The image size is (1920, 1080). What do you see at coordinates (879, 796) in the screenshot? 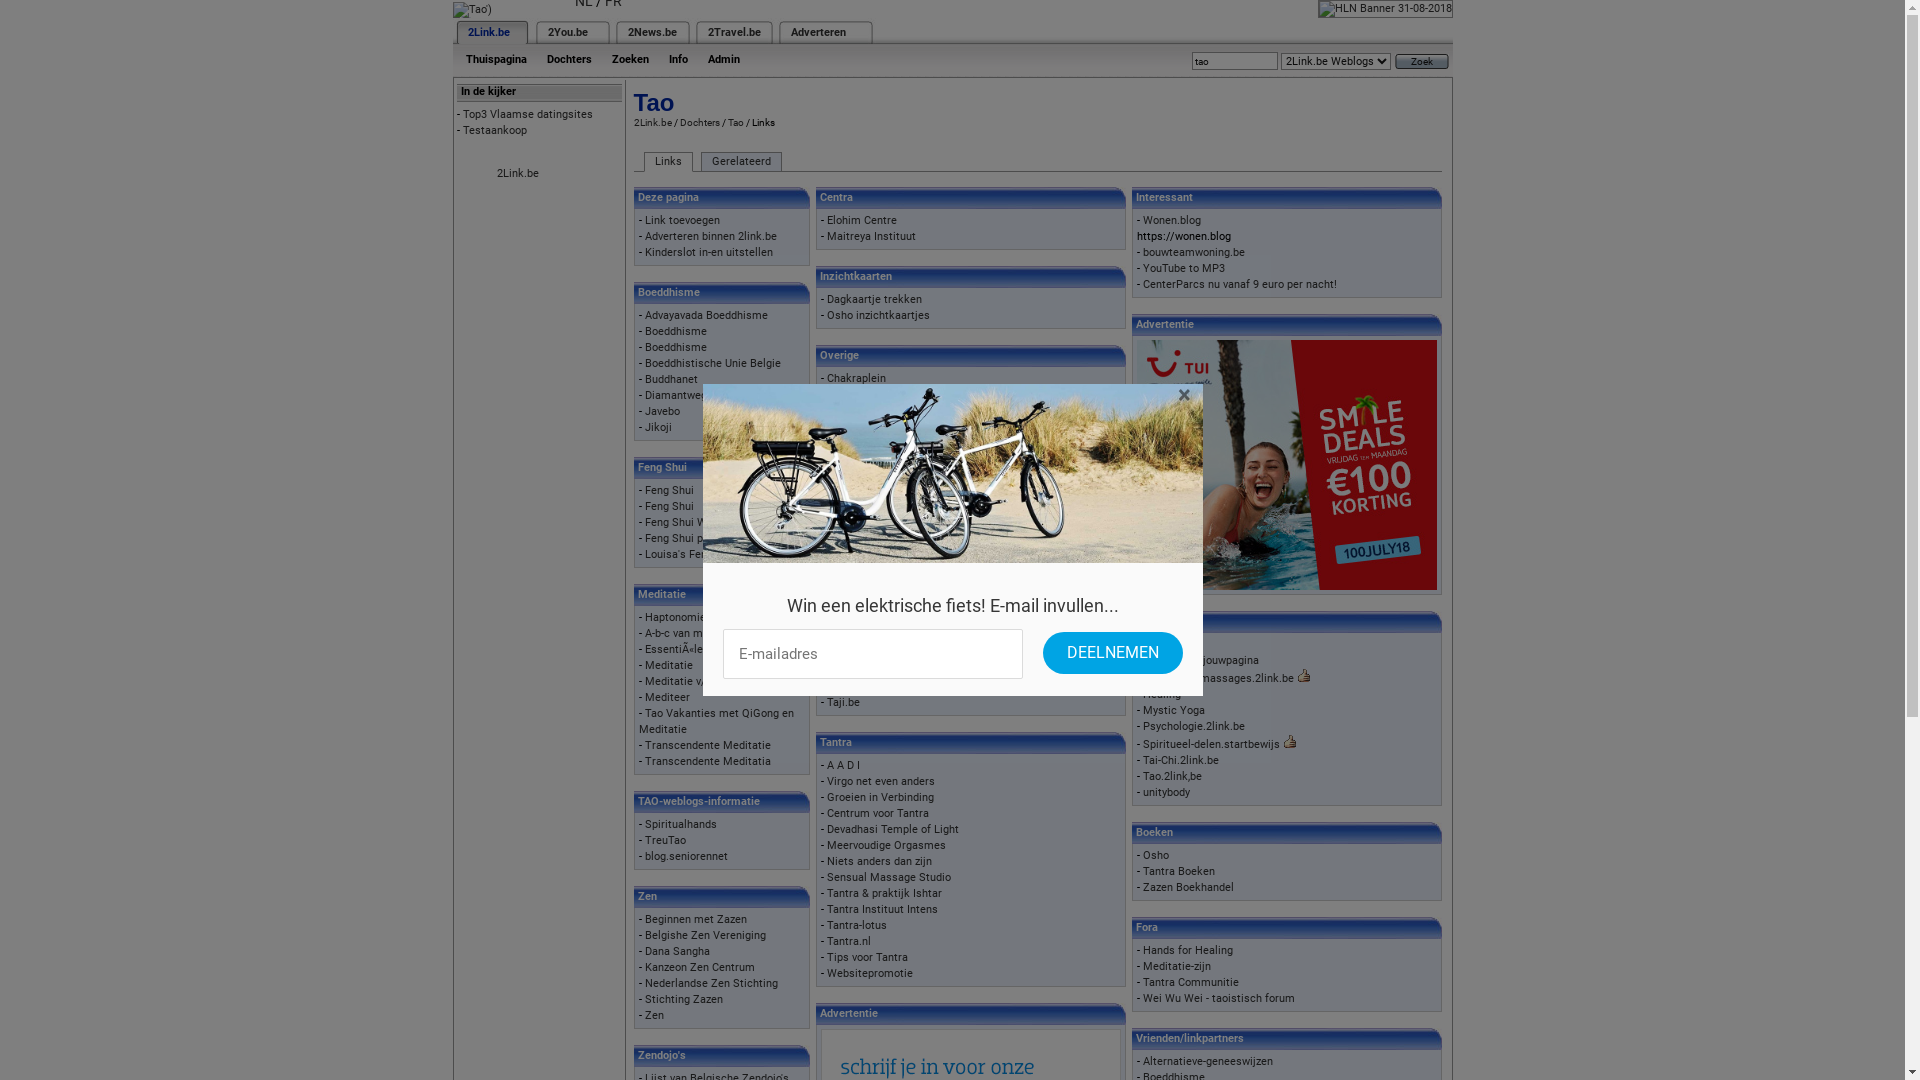
I see `'Groeien in Verbinding'` at bounding box center [879, 796].